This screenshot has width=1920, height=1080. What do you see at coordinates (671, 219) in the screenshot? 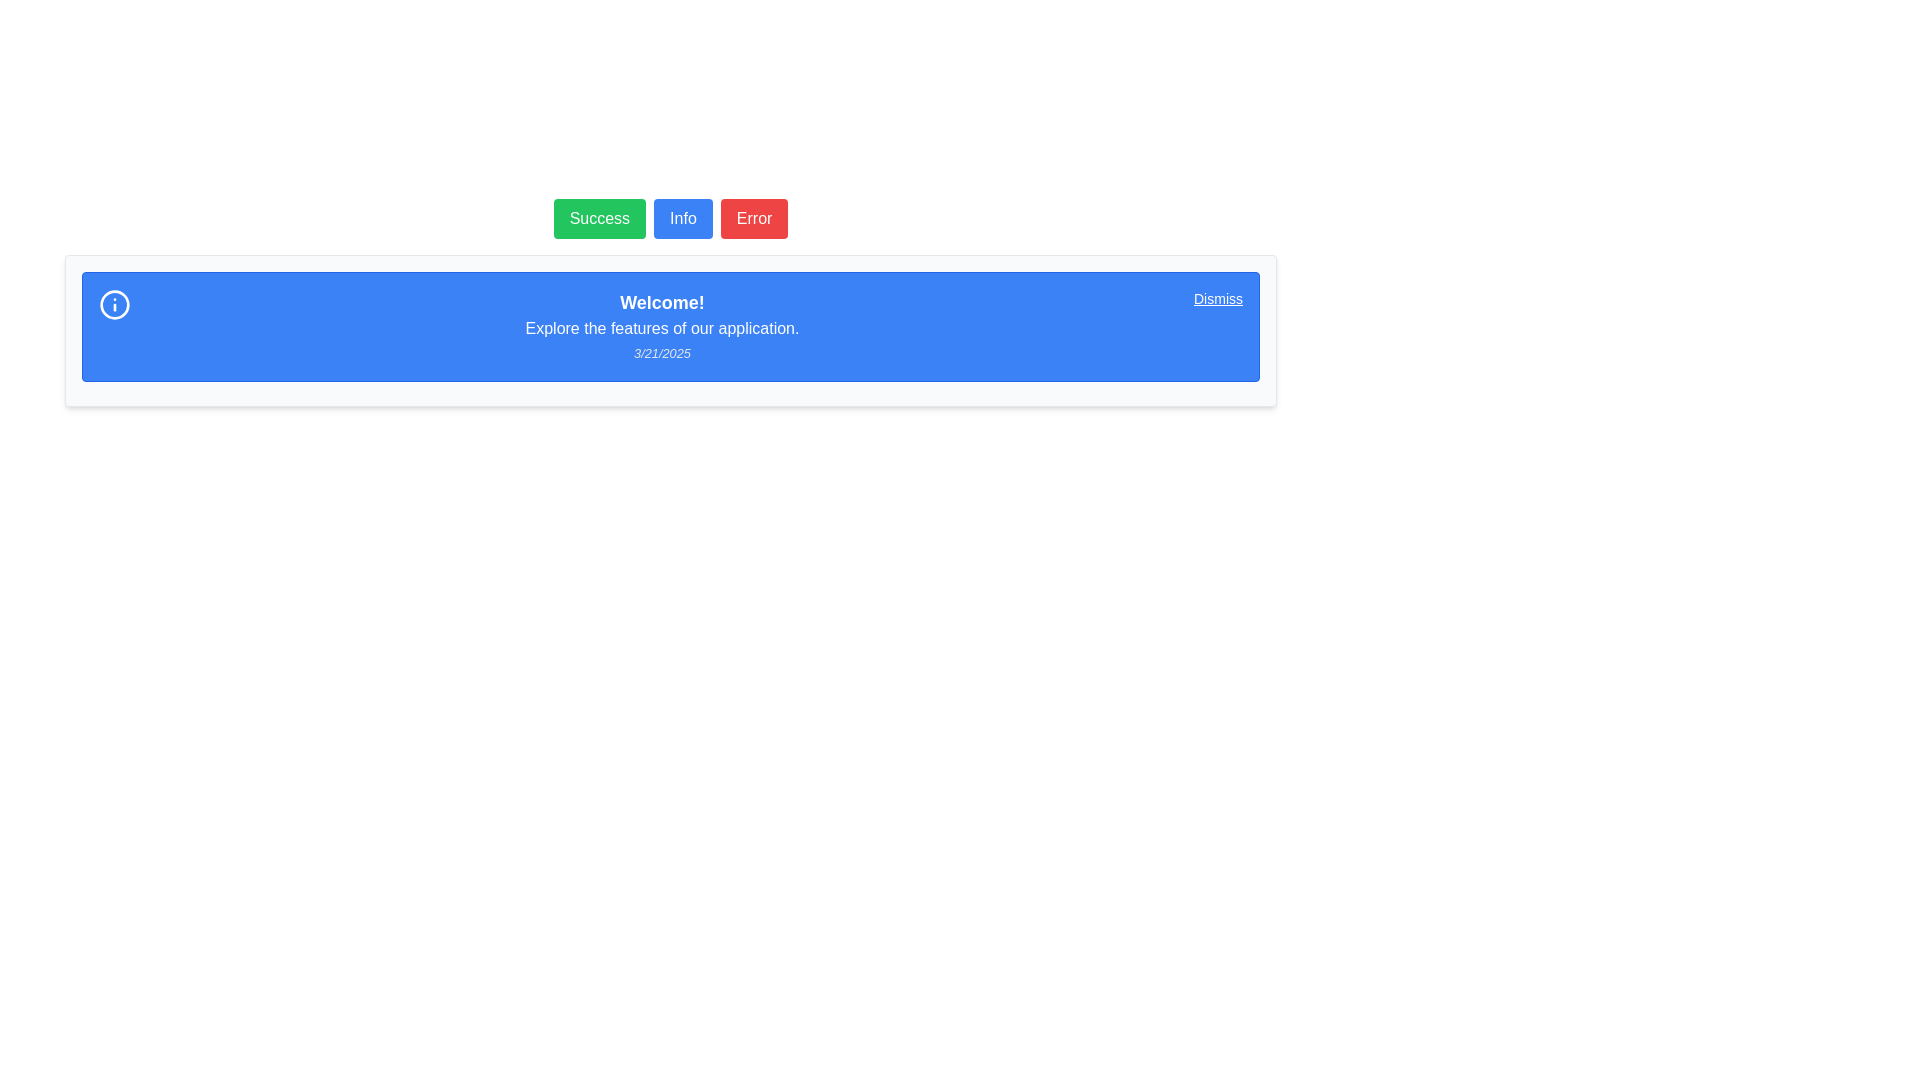
I see `the 'Info' button, which is the second button in a horizontal sequence of three buttons` at bounding box center [671, 219].